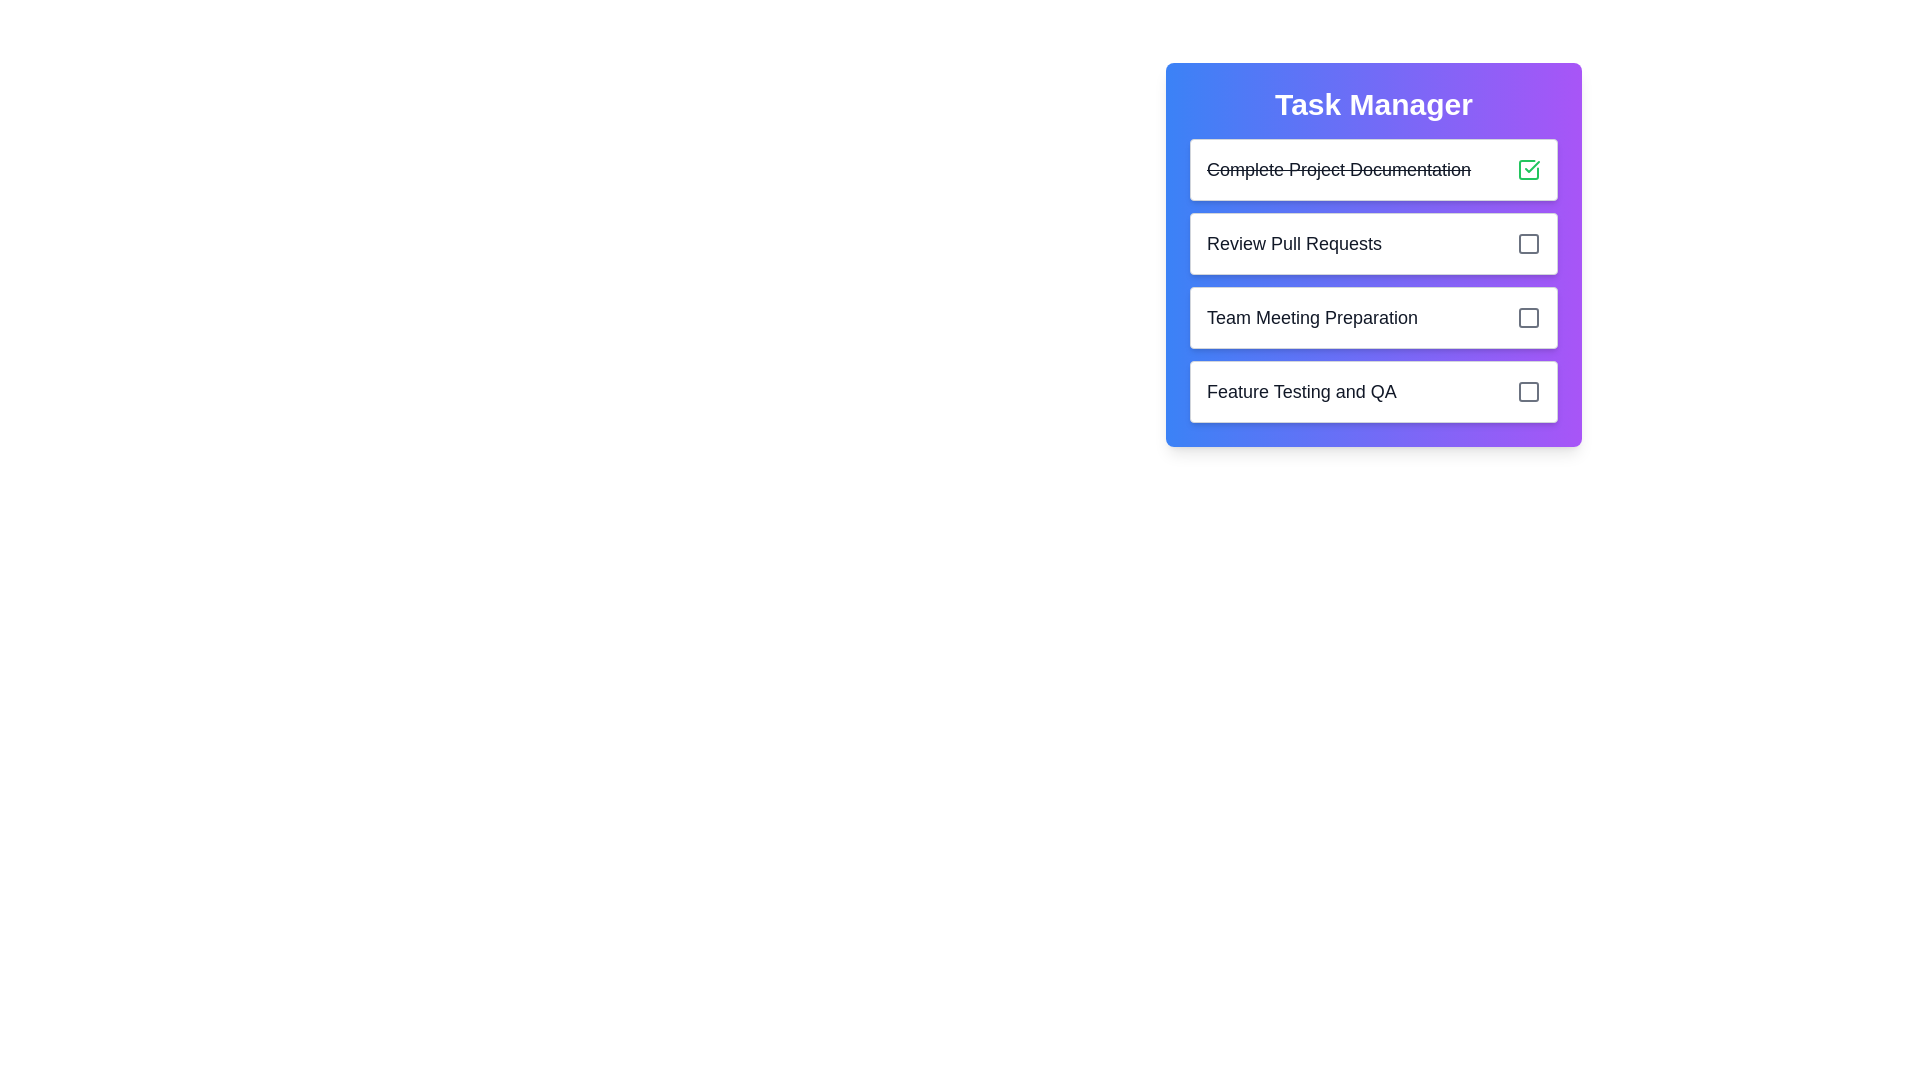 Image resolution: width=1920 pixels, height=1080 pixels. Describe the element at coordinates (1528, 168) in the screenshot. I see `the decorative SVG component that visually indicates the task 'Complete Project Documentation' has been marked as completed, located at the right edge of the task item` at that location.